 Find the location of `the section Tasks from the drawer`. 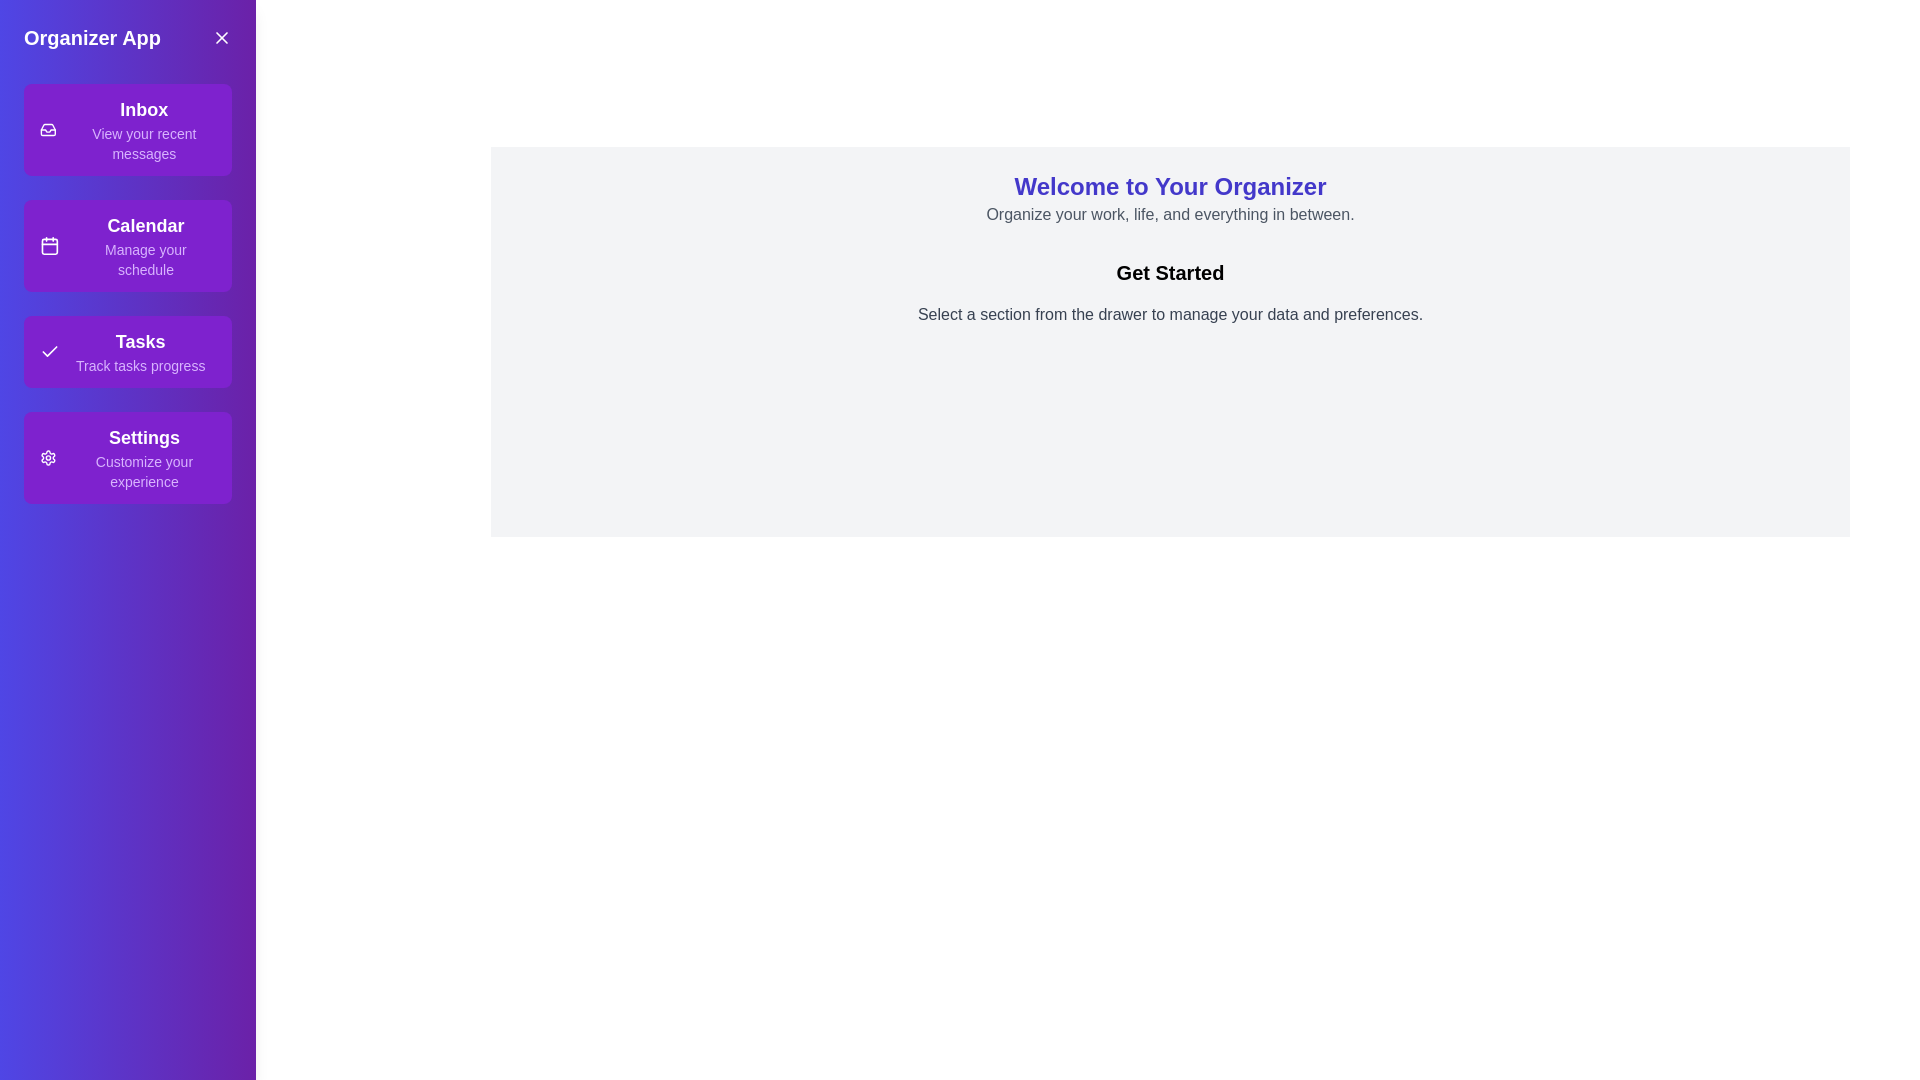

the section Tasks from the drawer is located at coordinates (127, 350).